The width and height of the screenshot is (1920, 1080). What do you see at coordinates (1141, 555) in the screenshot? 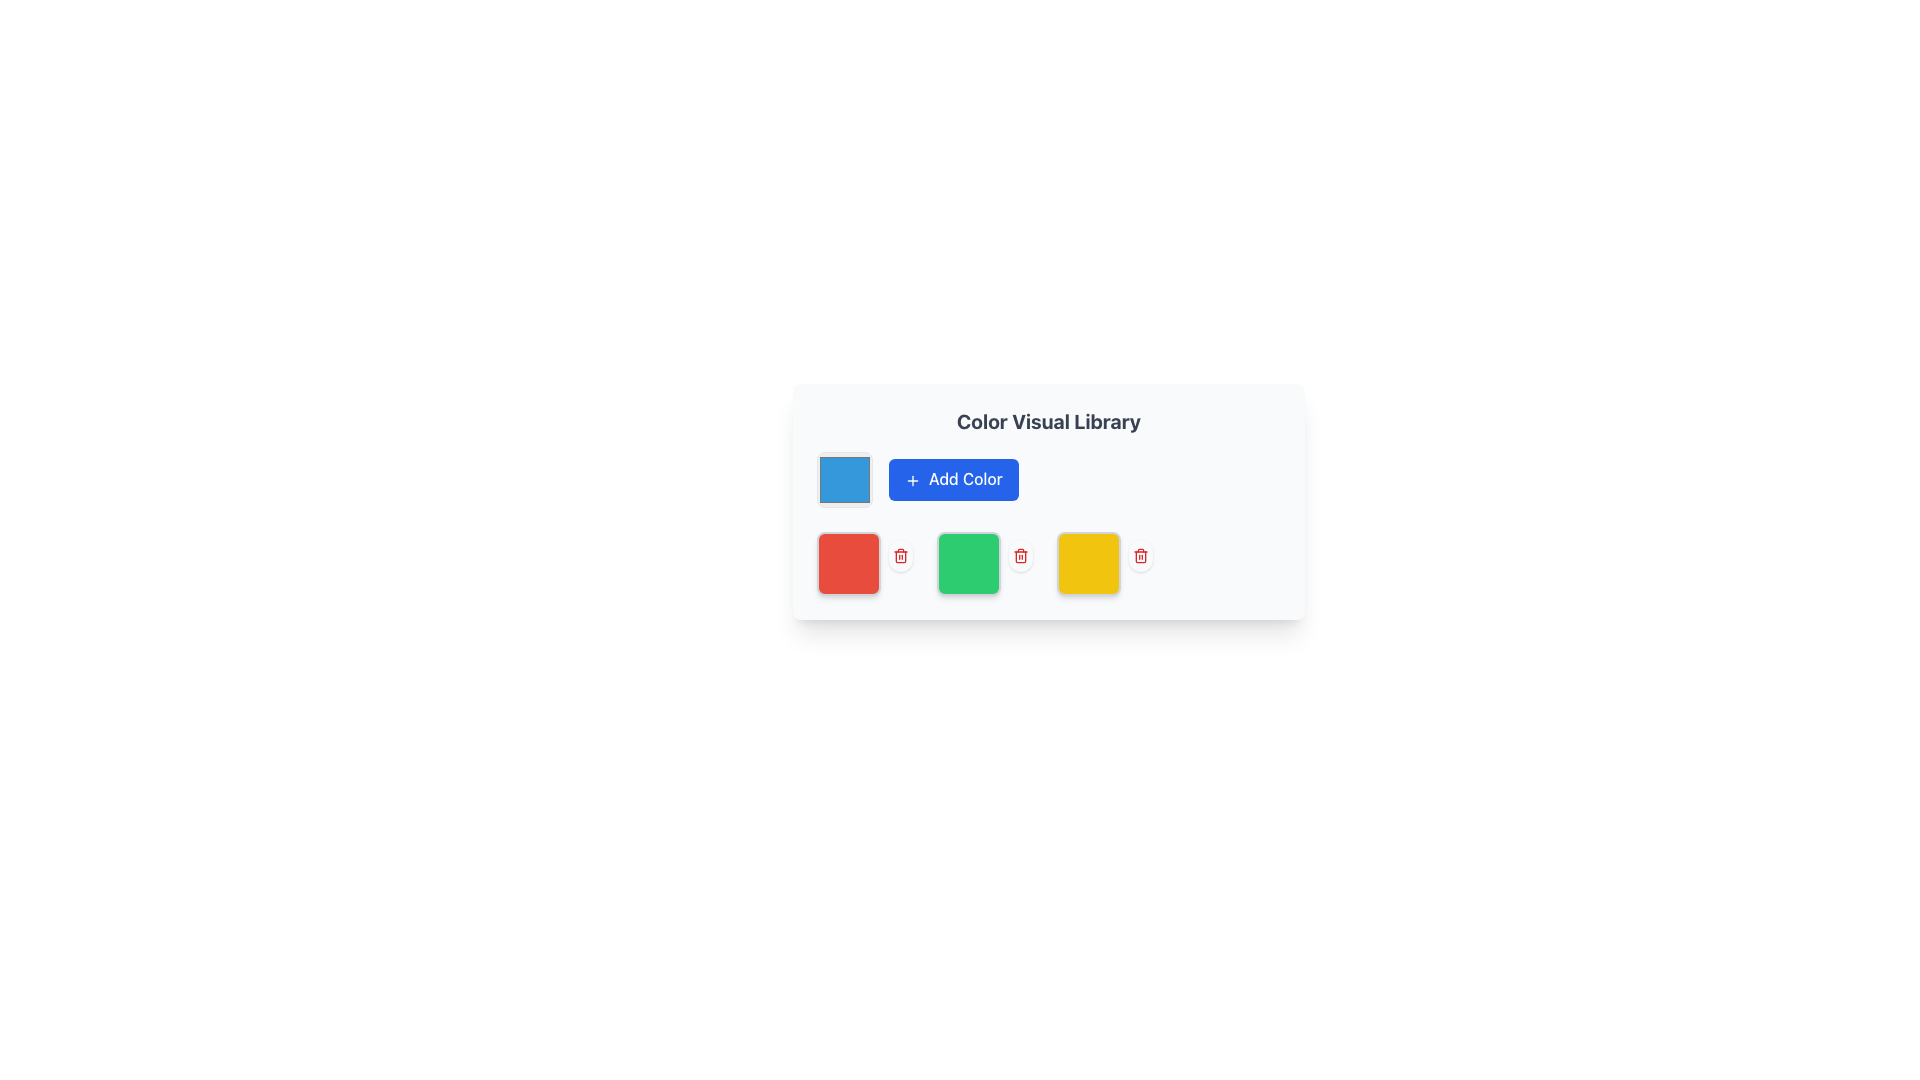
I see `the delete button located at the uppermost right position of the yellow card` at bounding box center [1141, 555].